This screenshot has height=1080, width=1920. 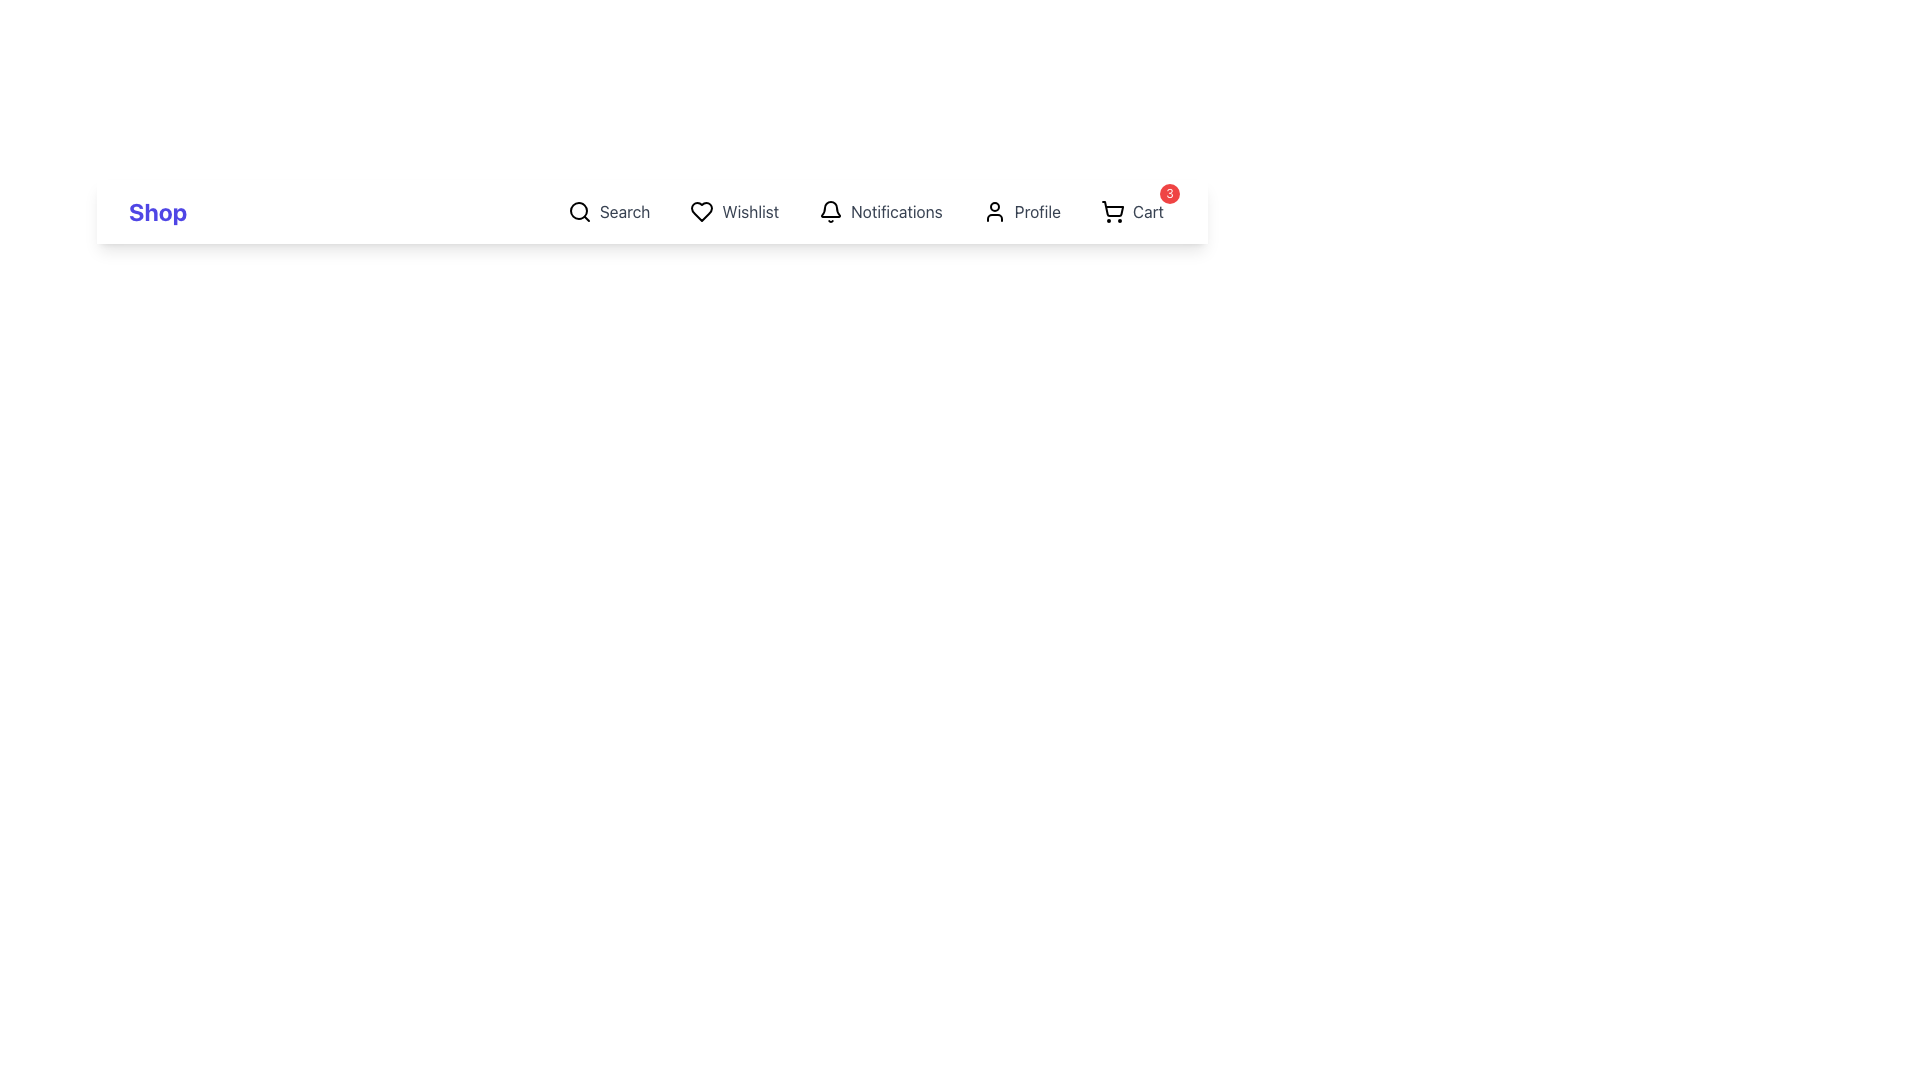 What do you see at coordinates (1037, 212) in the screenshot?
I see `the 'Profile' text label in the navigation menu` at bounding box center [1037, 212].